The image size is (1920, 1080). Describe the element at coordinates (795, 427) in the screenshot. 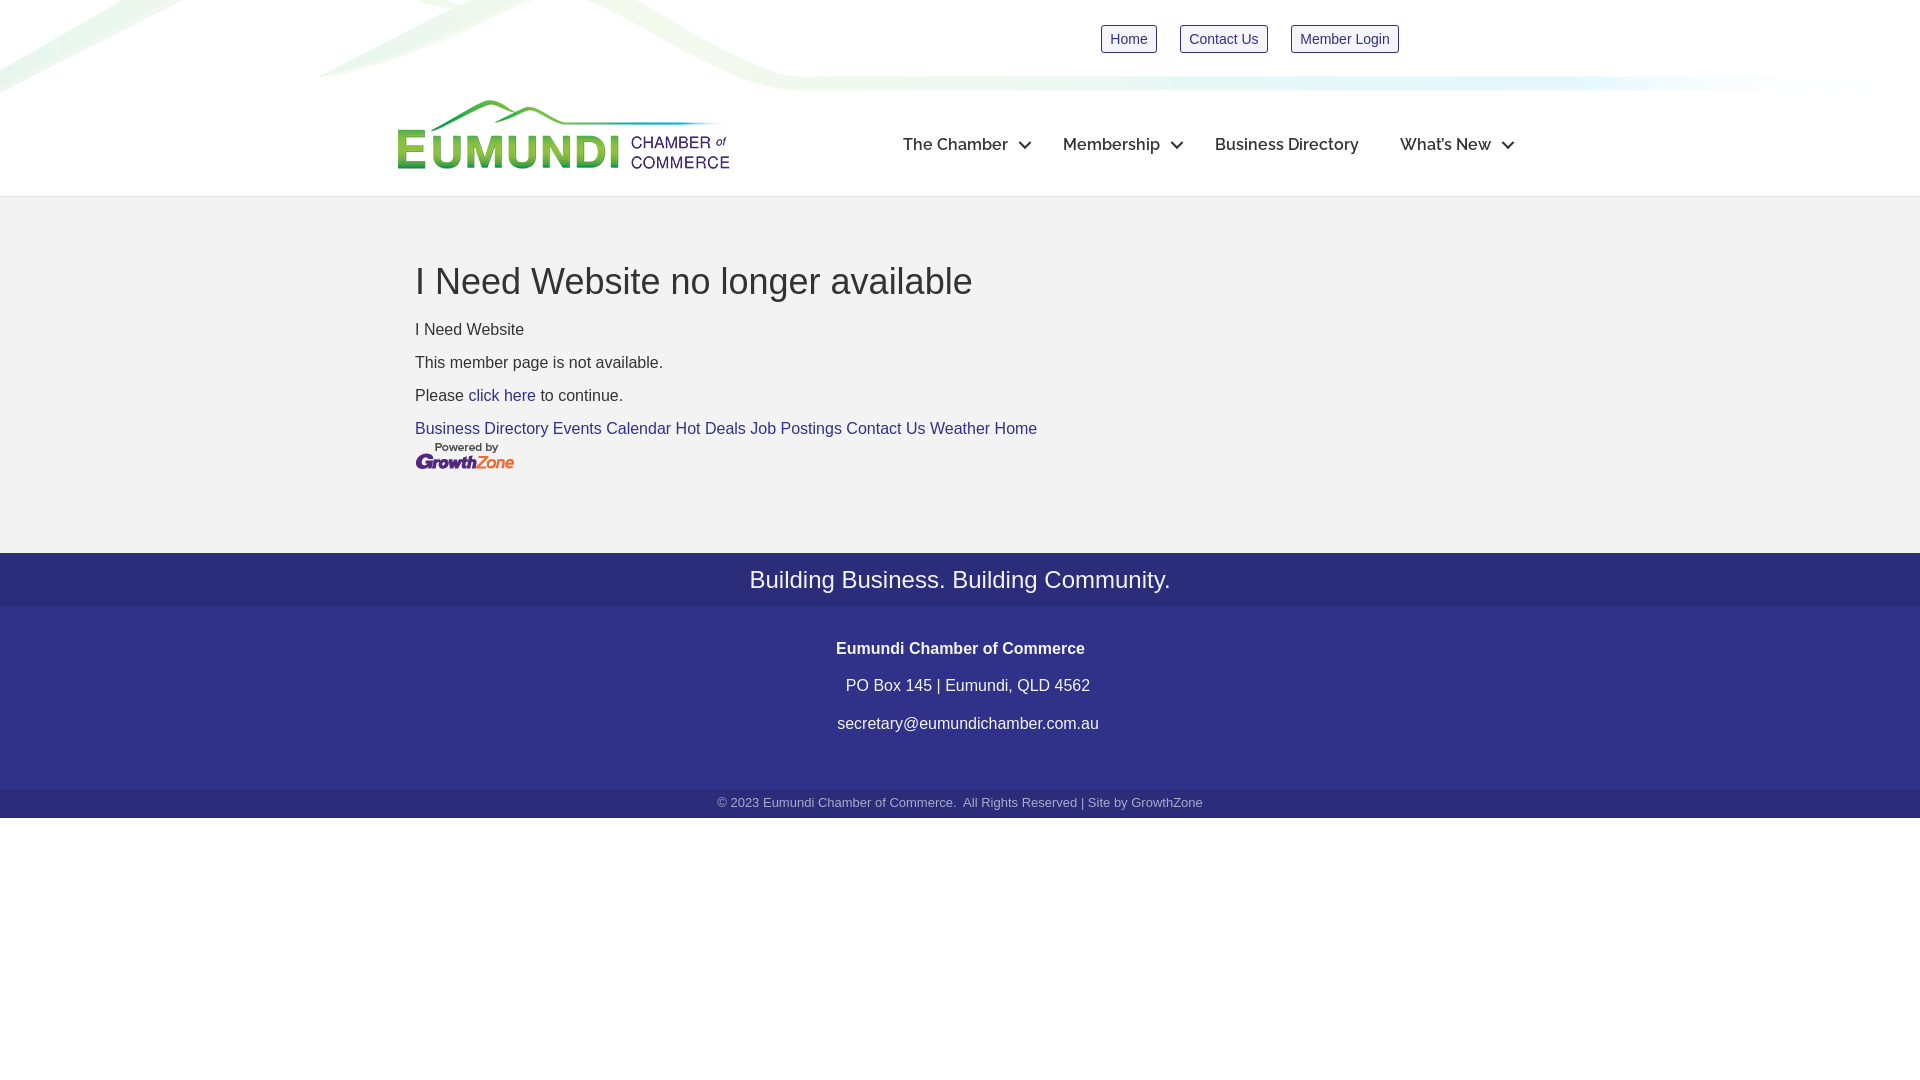

I see `'Job Postings'` at that location.